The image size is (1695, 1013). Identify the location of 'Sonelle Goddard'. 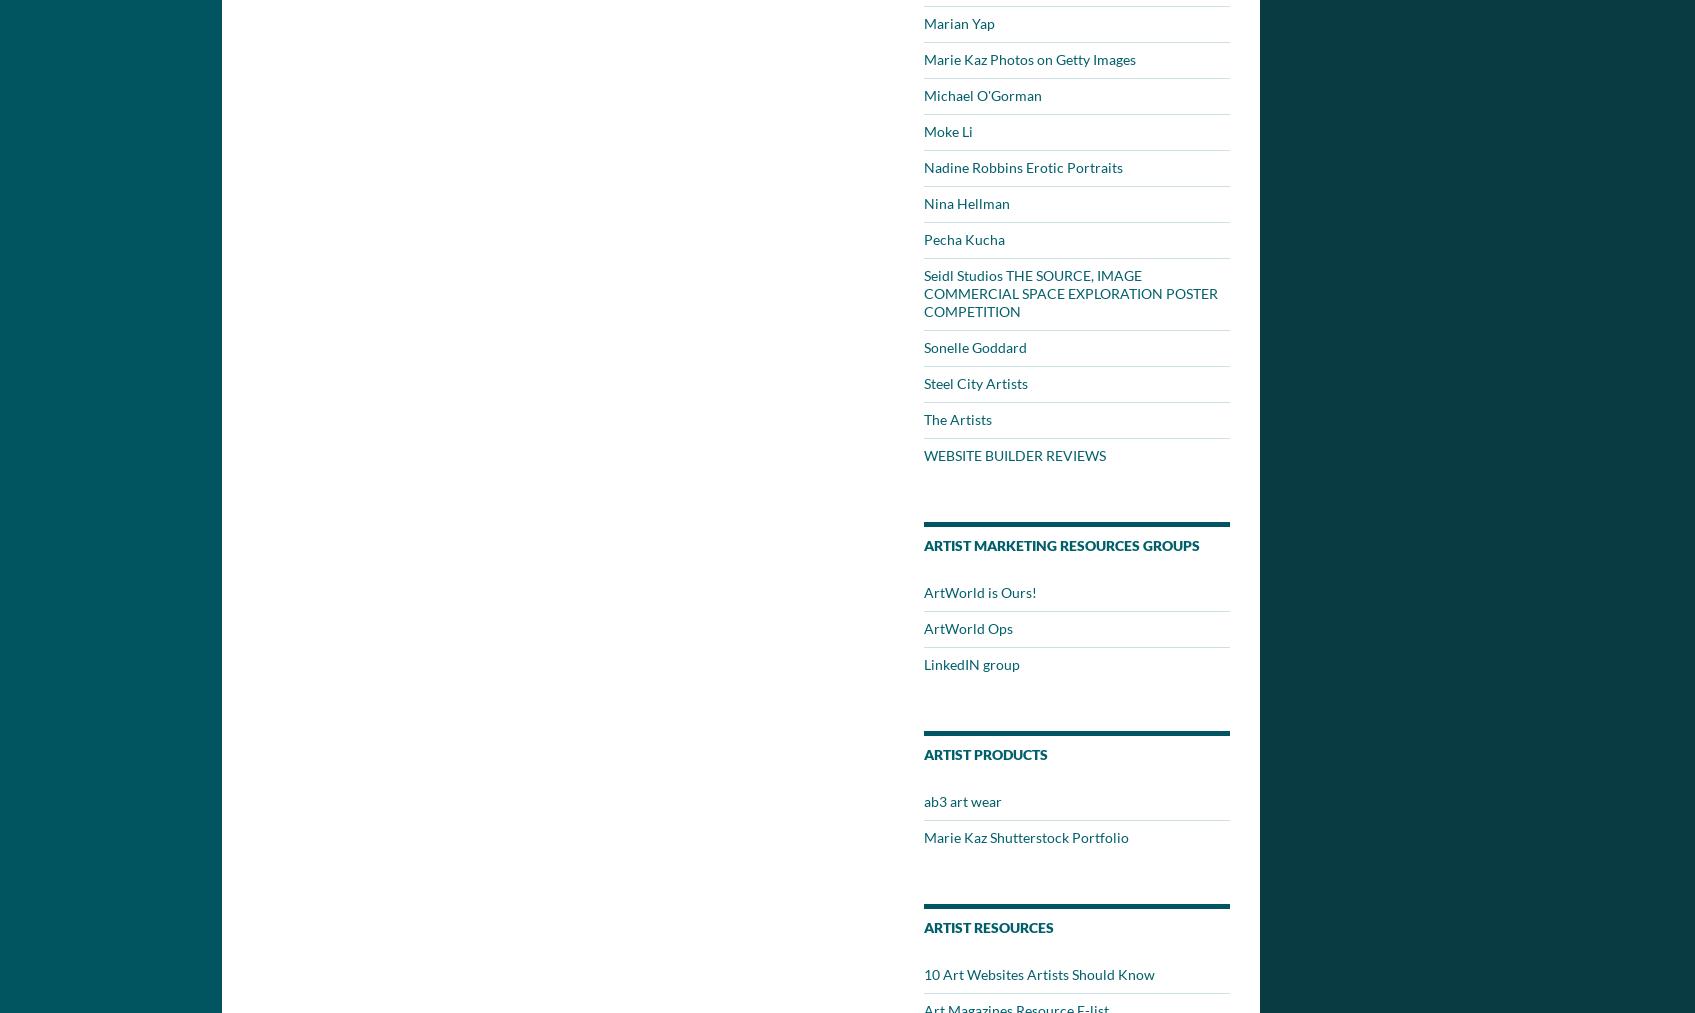
(923, 347).